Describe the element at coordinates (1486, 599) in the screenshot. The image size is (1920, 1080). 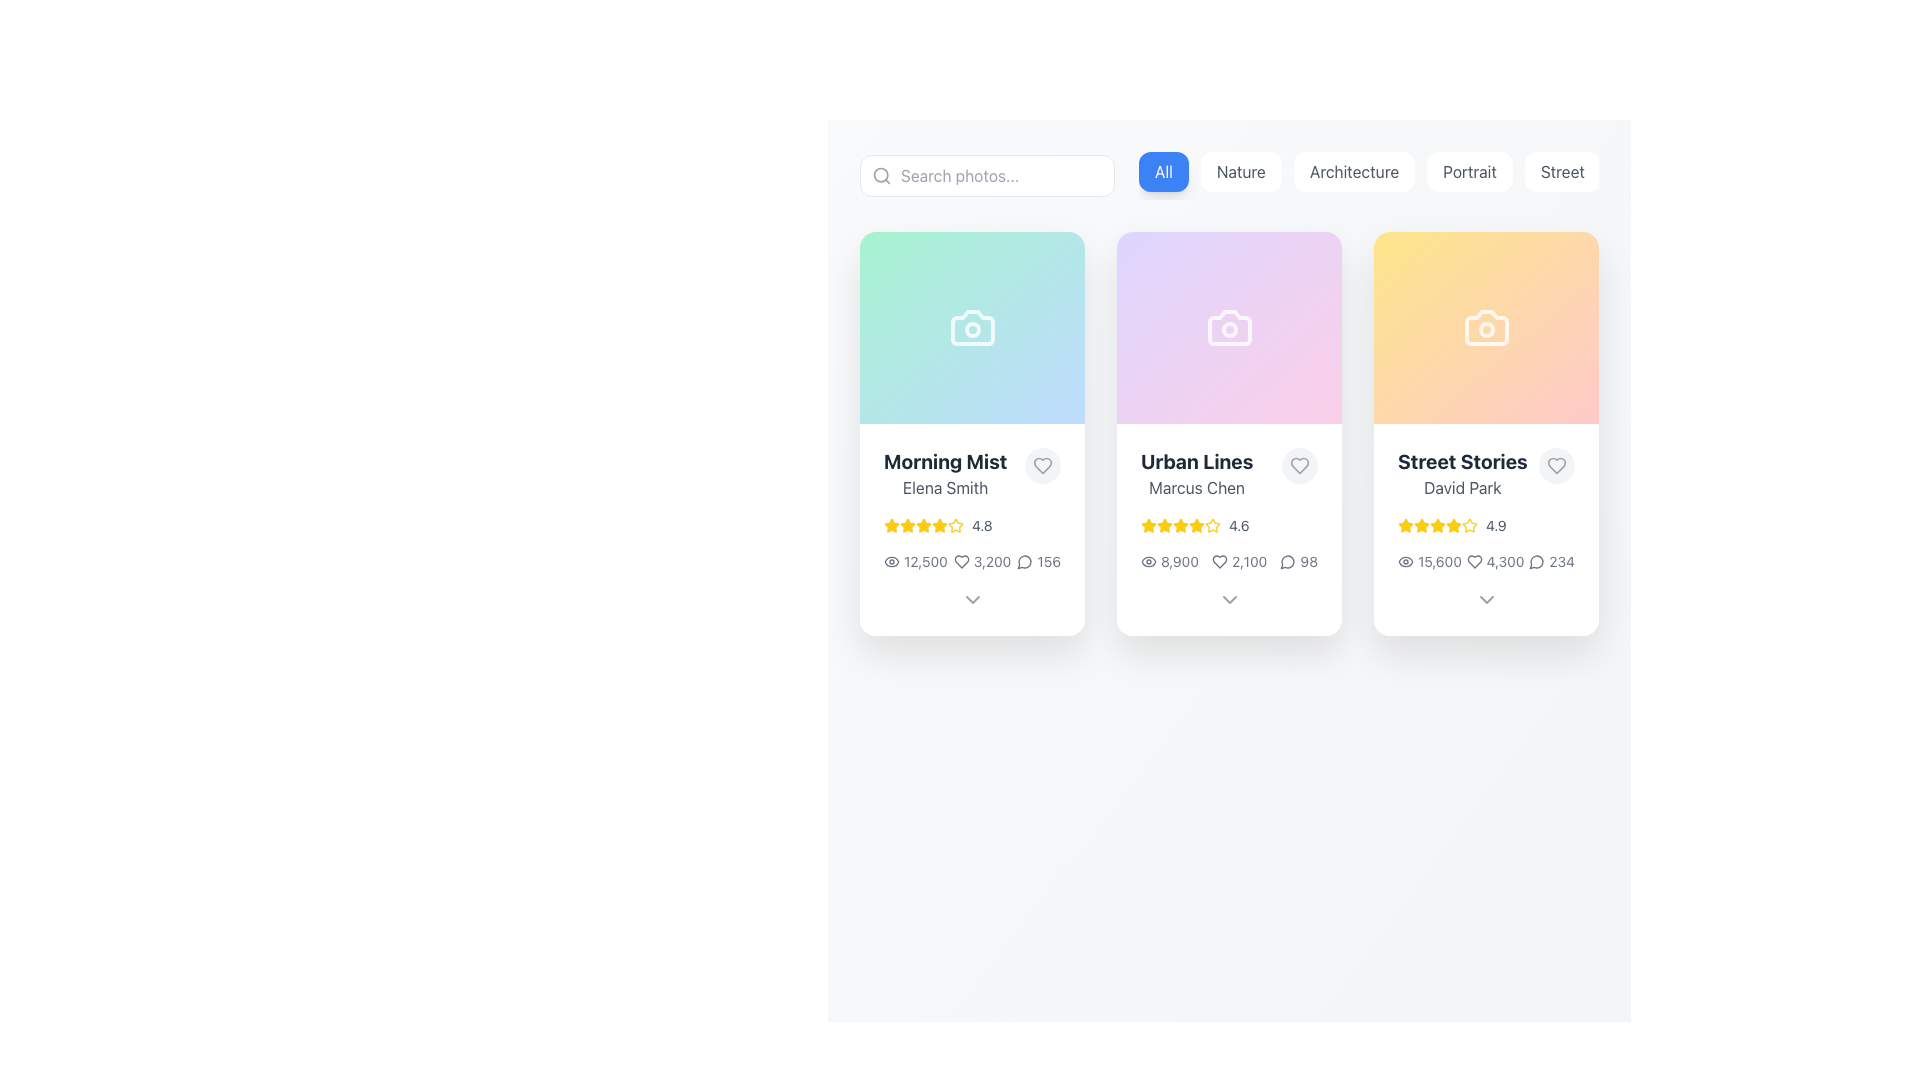
I see `the Dropdown trigger icon located at the bottom of the 'Street Stories' card` at that location.